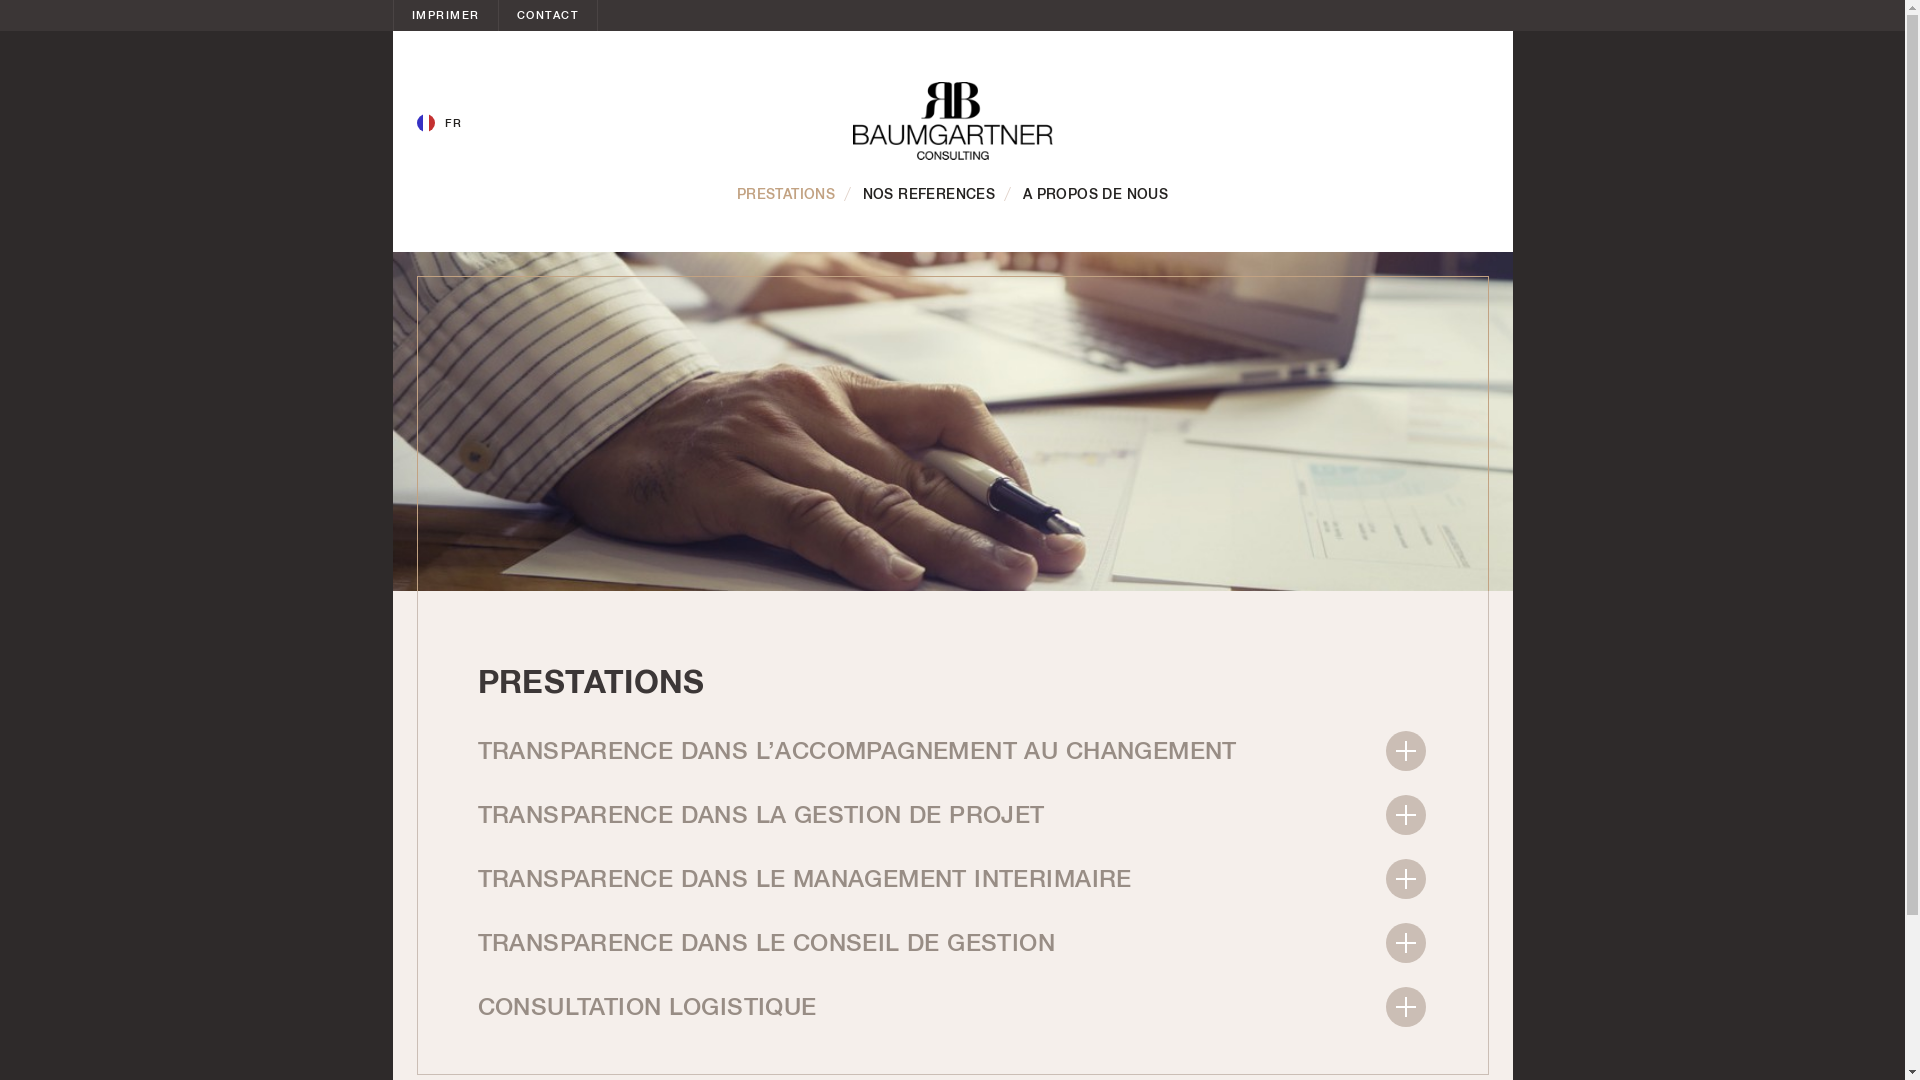 The image size is (1920, 1080). Describe the element at coordinates (785, 195) in the screenshot. I see `'PRESTATIONS'` at that location.